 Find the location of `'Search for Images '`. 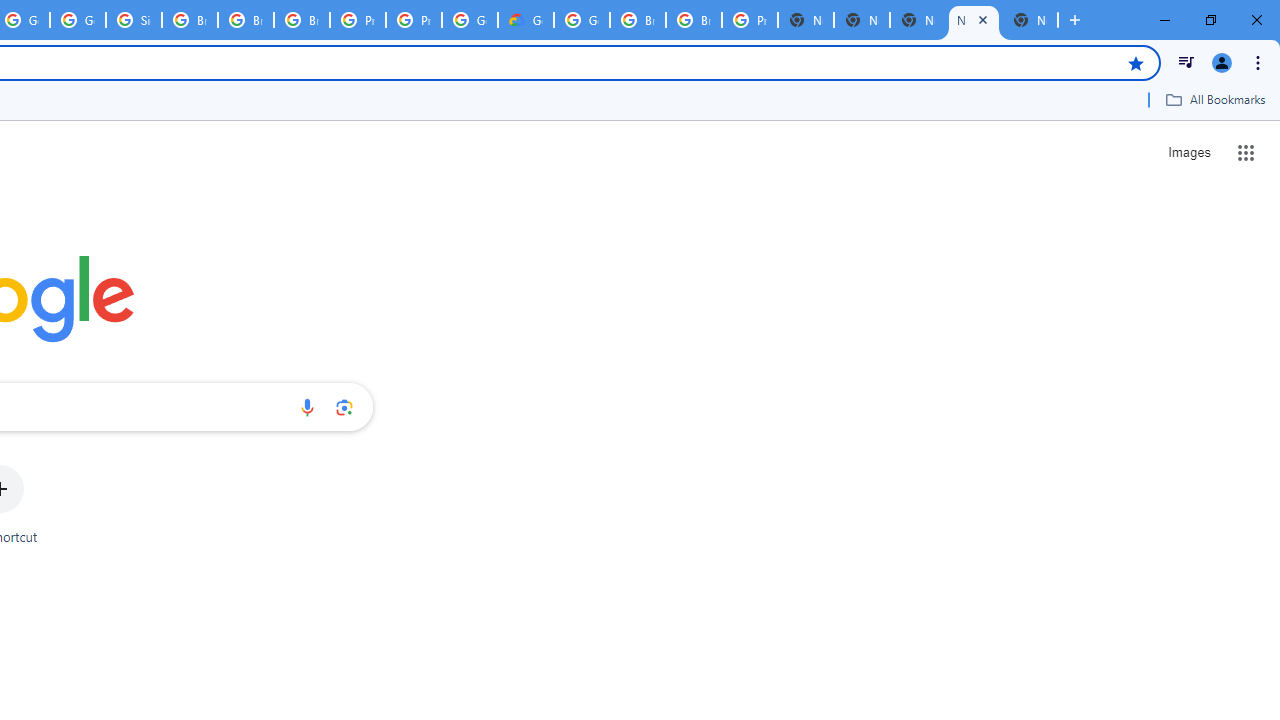

'Search for Images ' is located at coordinates (1189, 152).